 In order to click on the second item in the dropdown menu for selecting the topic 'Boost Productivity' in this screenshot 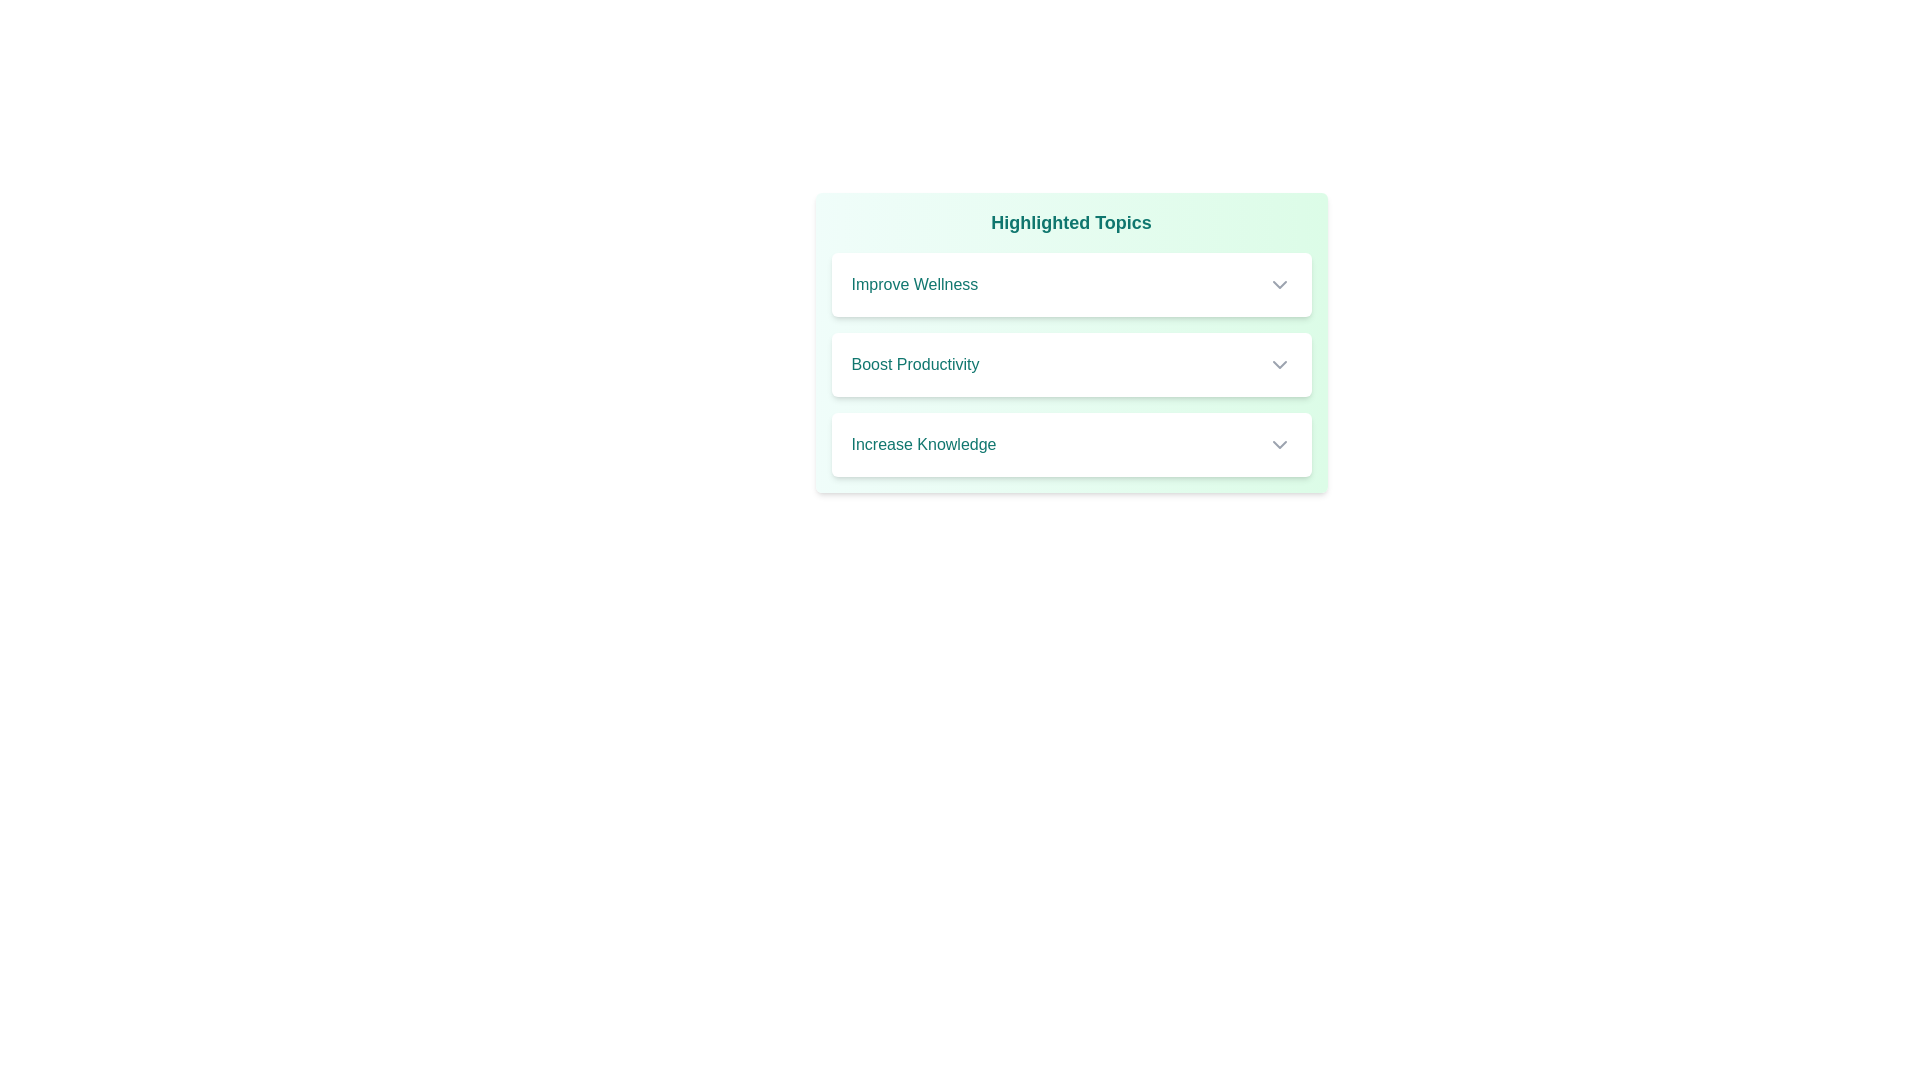, I will do `click(1070, 365)`.